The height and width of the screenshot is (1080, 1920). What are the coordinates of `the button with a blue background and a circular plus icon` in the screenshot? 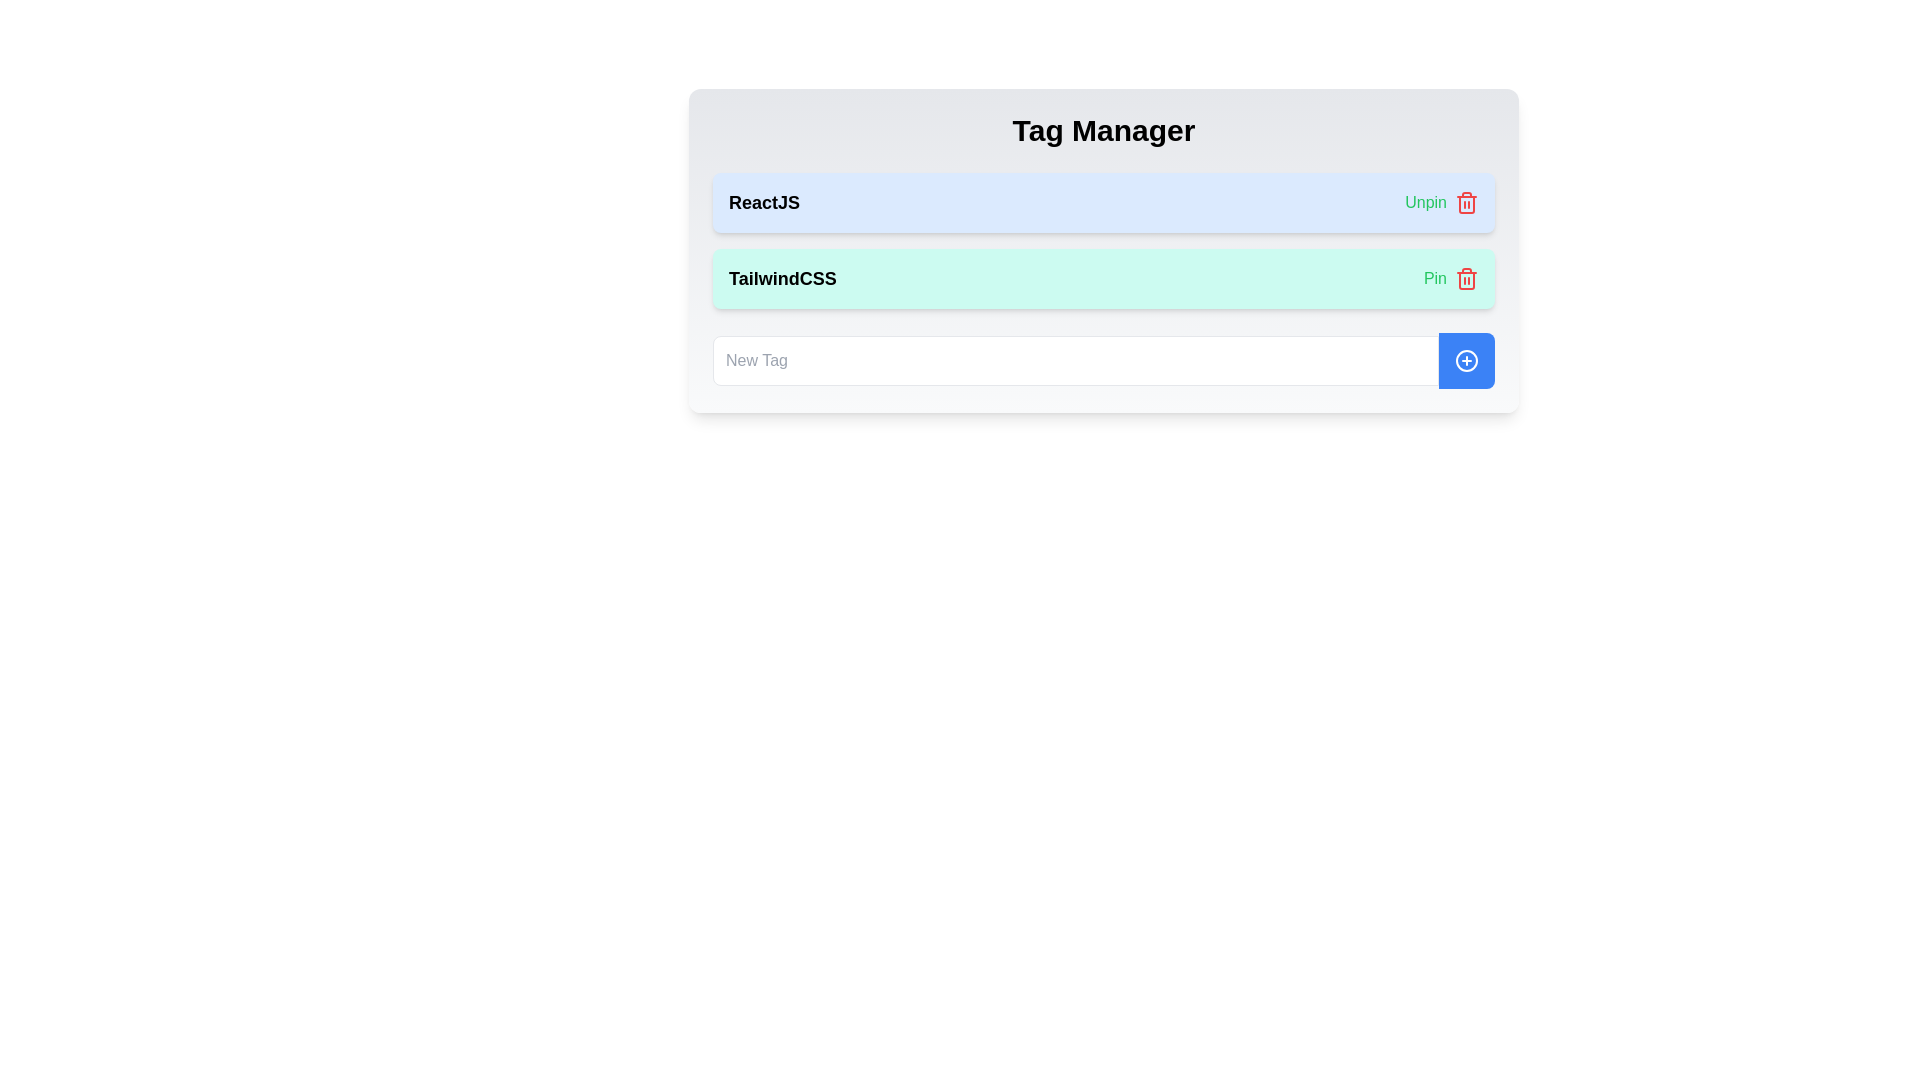 It's located at (1467, 361).